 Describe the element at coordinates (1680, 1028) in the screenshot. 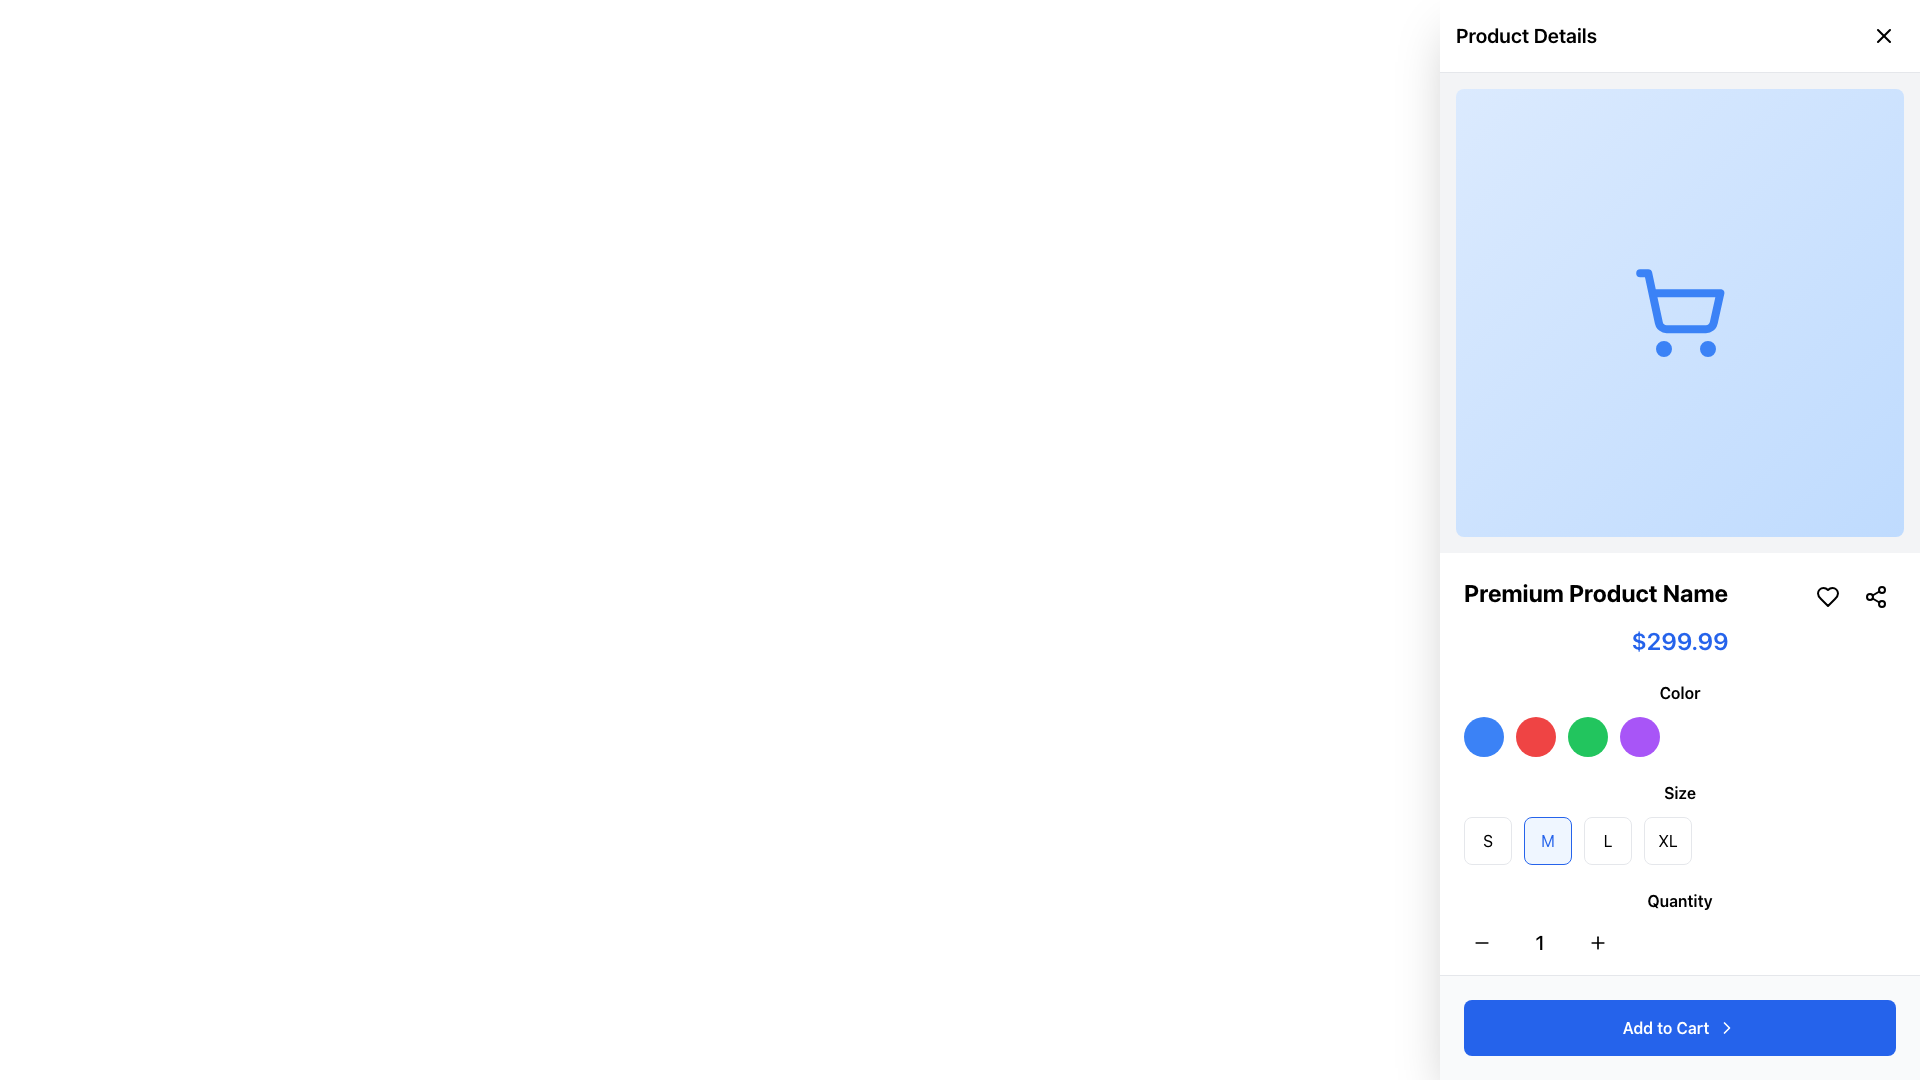

I see `the 'Add to Cart' button, which is a rectangular button with a blue background and white text, located at the bottom of the product detail view` at that location.